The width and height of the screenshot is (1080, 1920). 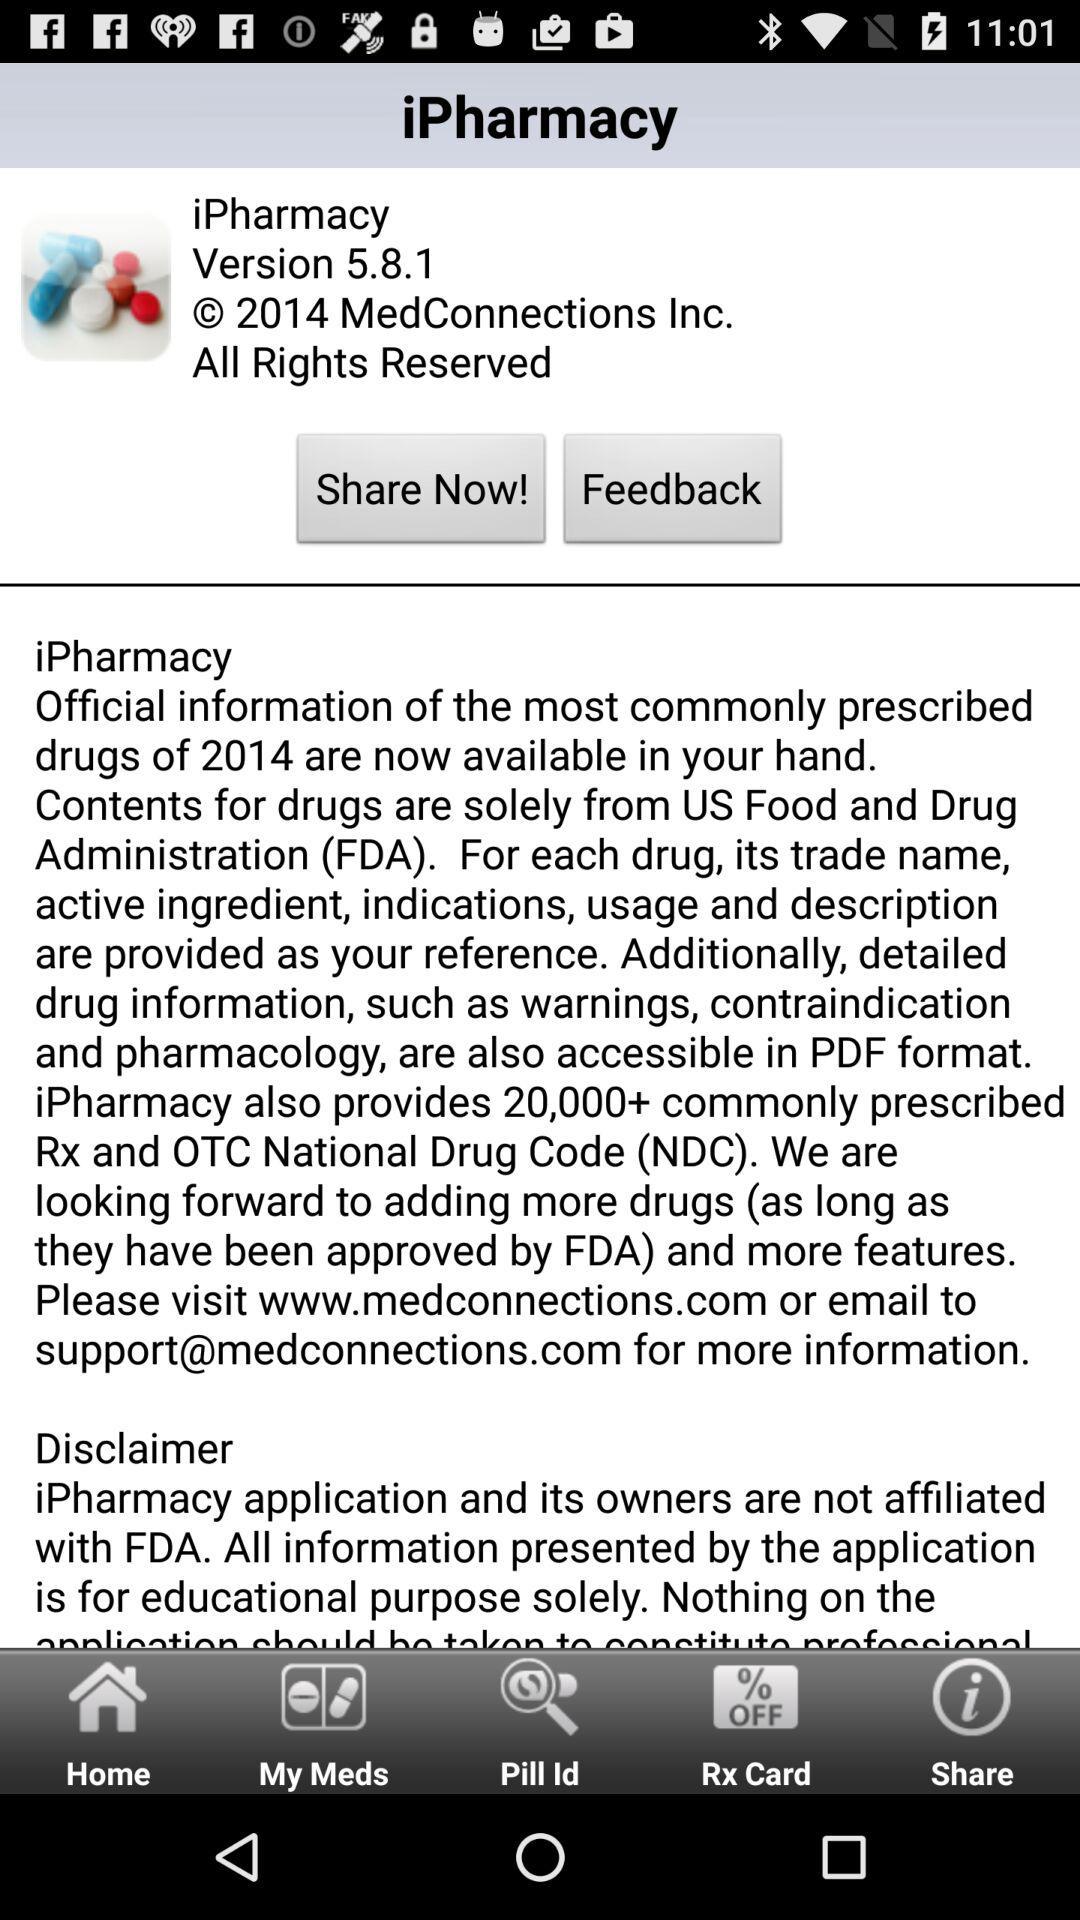 What do you see at coordinates (756, 1719) in the screenshot?
I see `the icon next to pill id item` at bounding box center [756, 1719].